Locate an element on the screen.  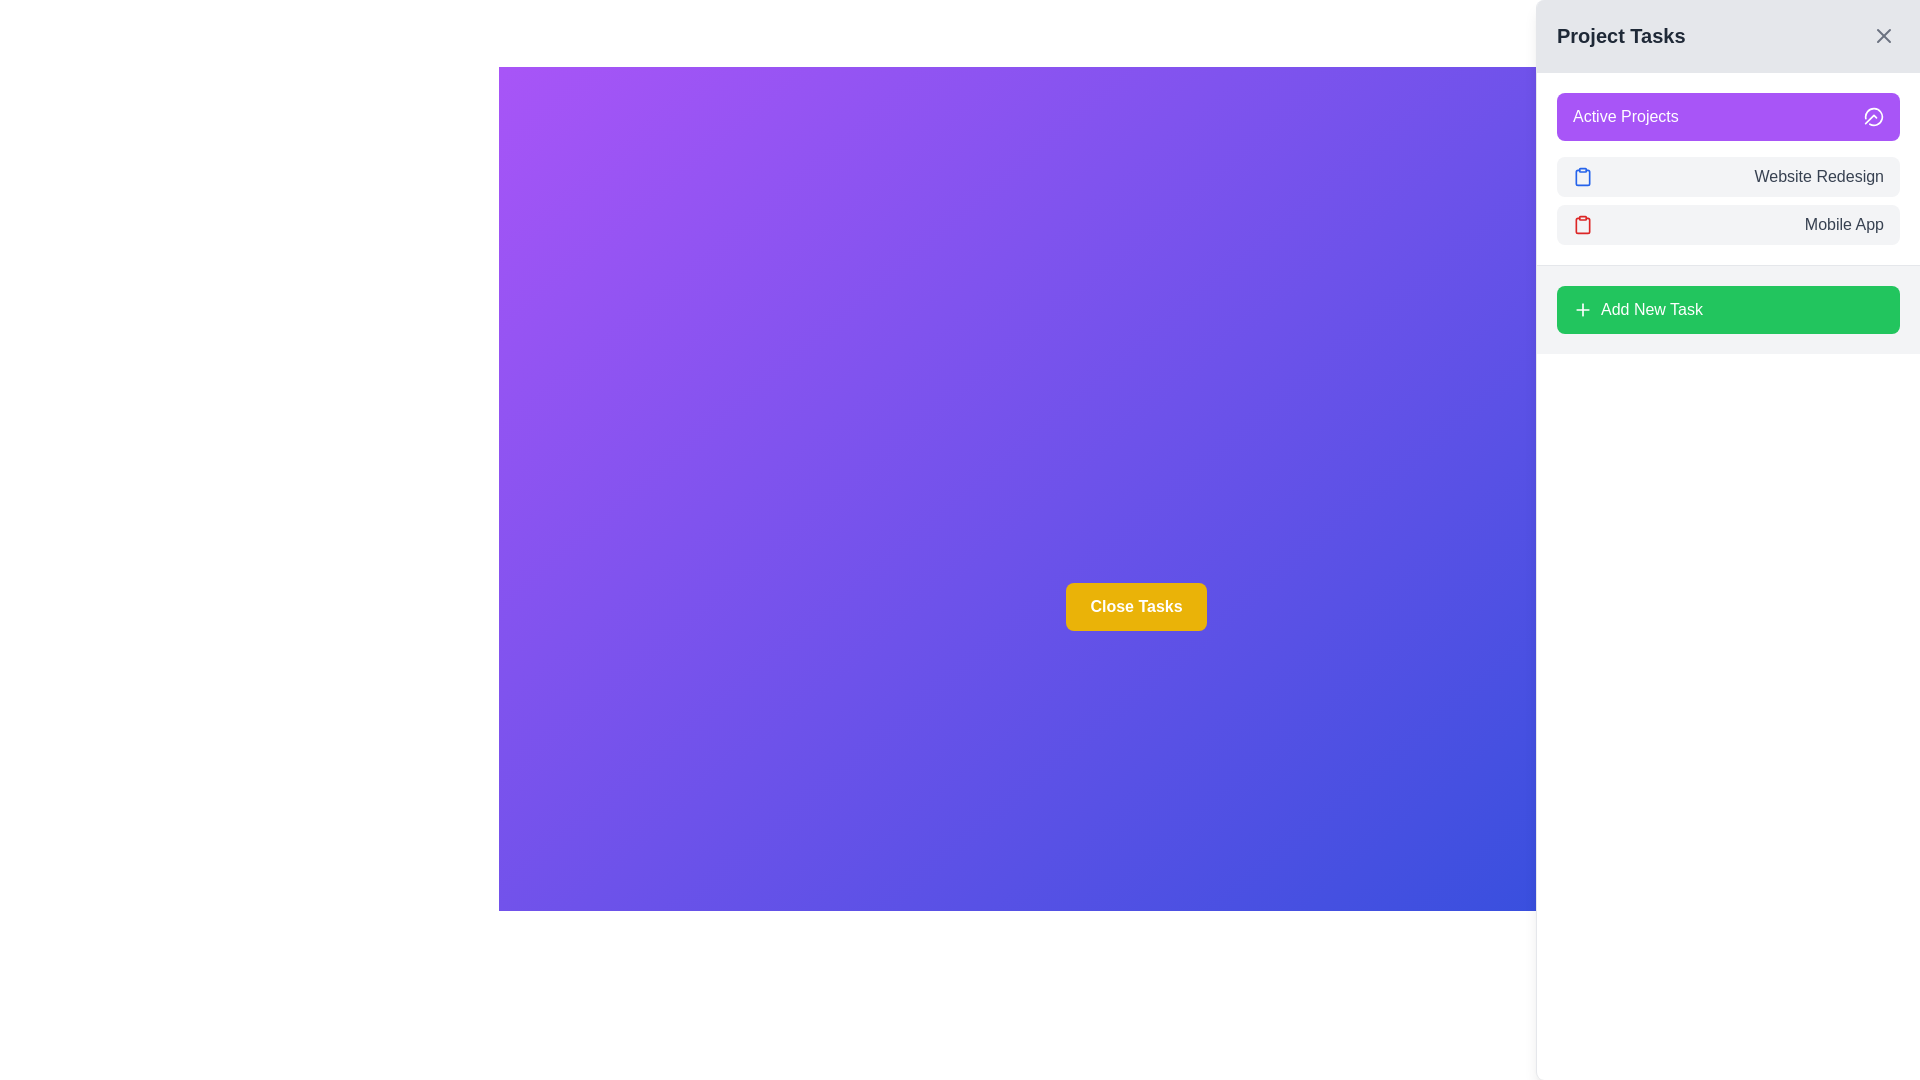
the 'Add New Task' button with vivid green background and white text is located at coordinates (1727, 309).